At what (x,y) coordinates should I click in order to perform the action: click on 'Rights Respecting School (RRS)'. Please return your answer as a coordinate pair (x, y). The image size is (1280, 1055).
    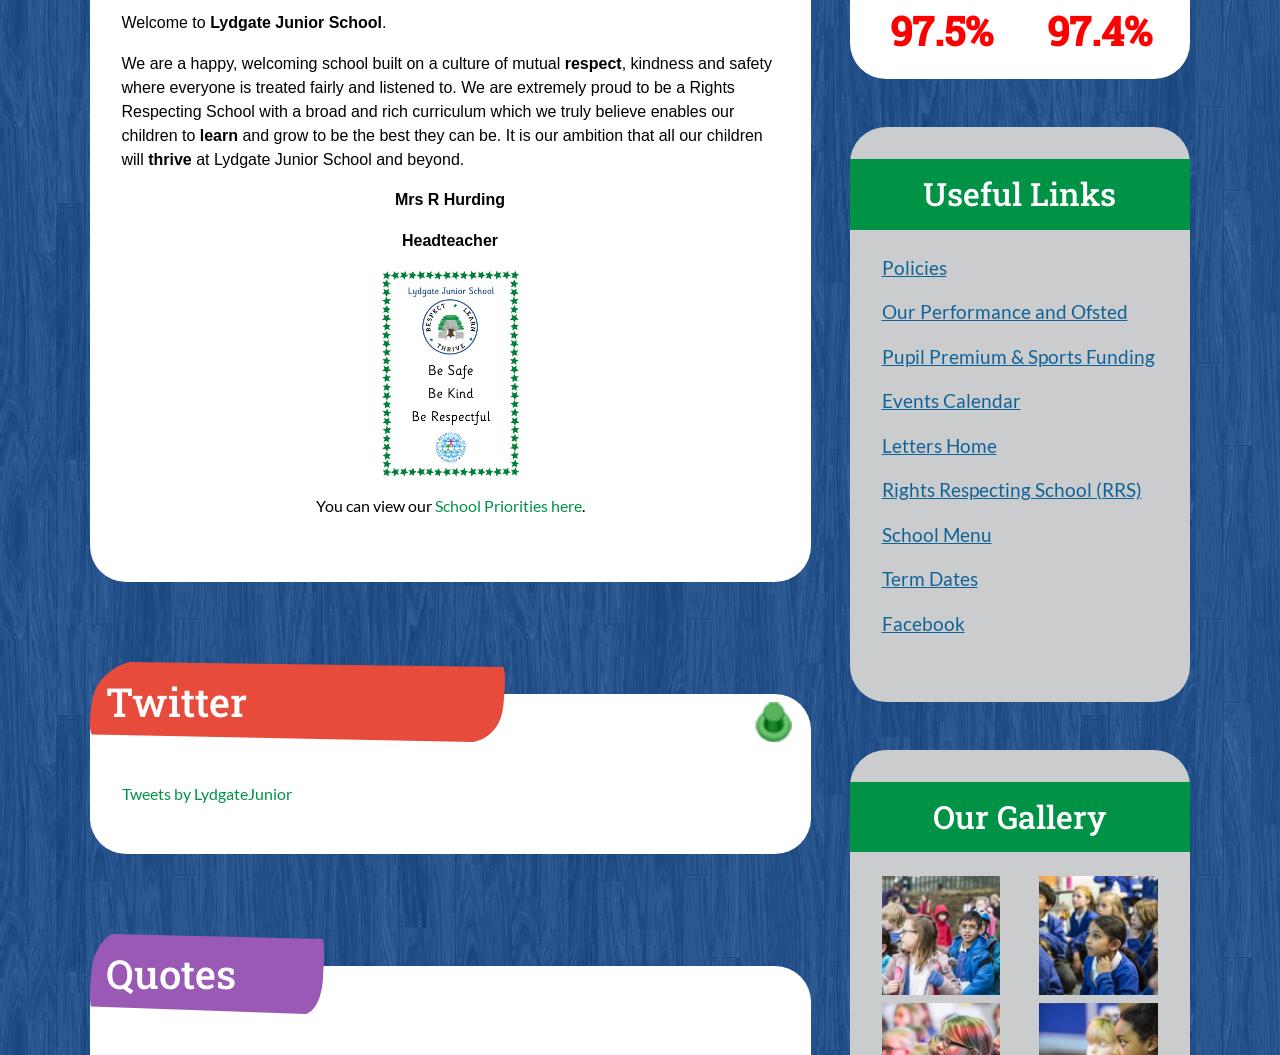
    Looking at the image, I should click on (1010, 489).